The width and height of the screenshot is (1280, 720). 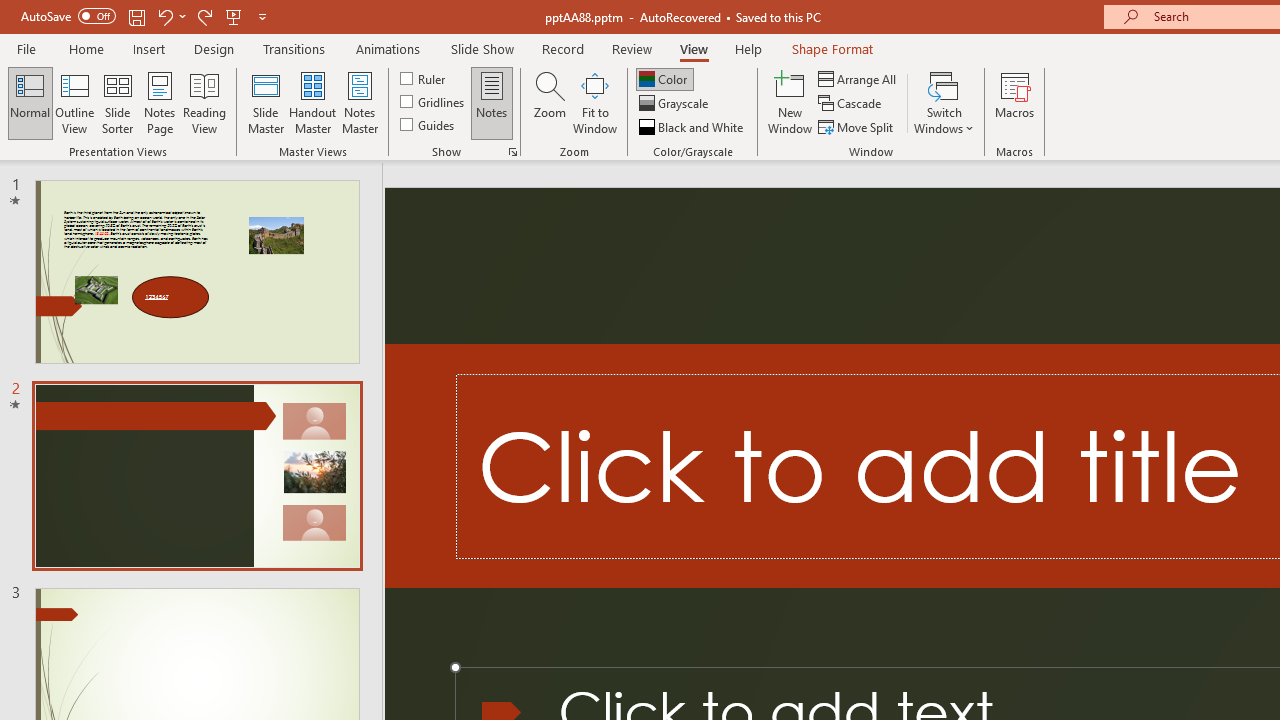 What do you see at coordinates (832, 48) in the screenshot?
I see `'Shape Format'` at bounding box center [832, 48].